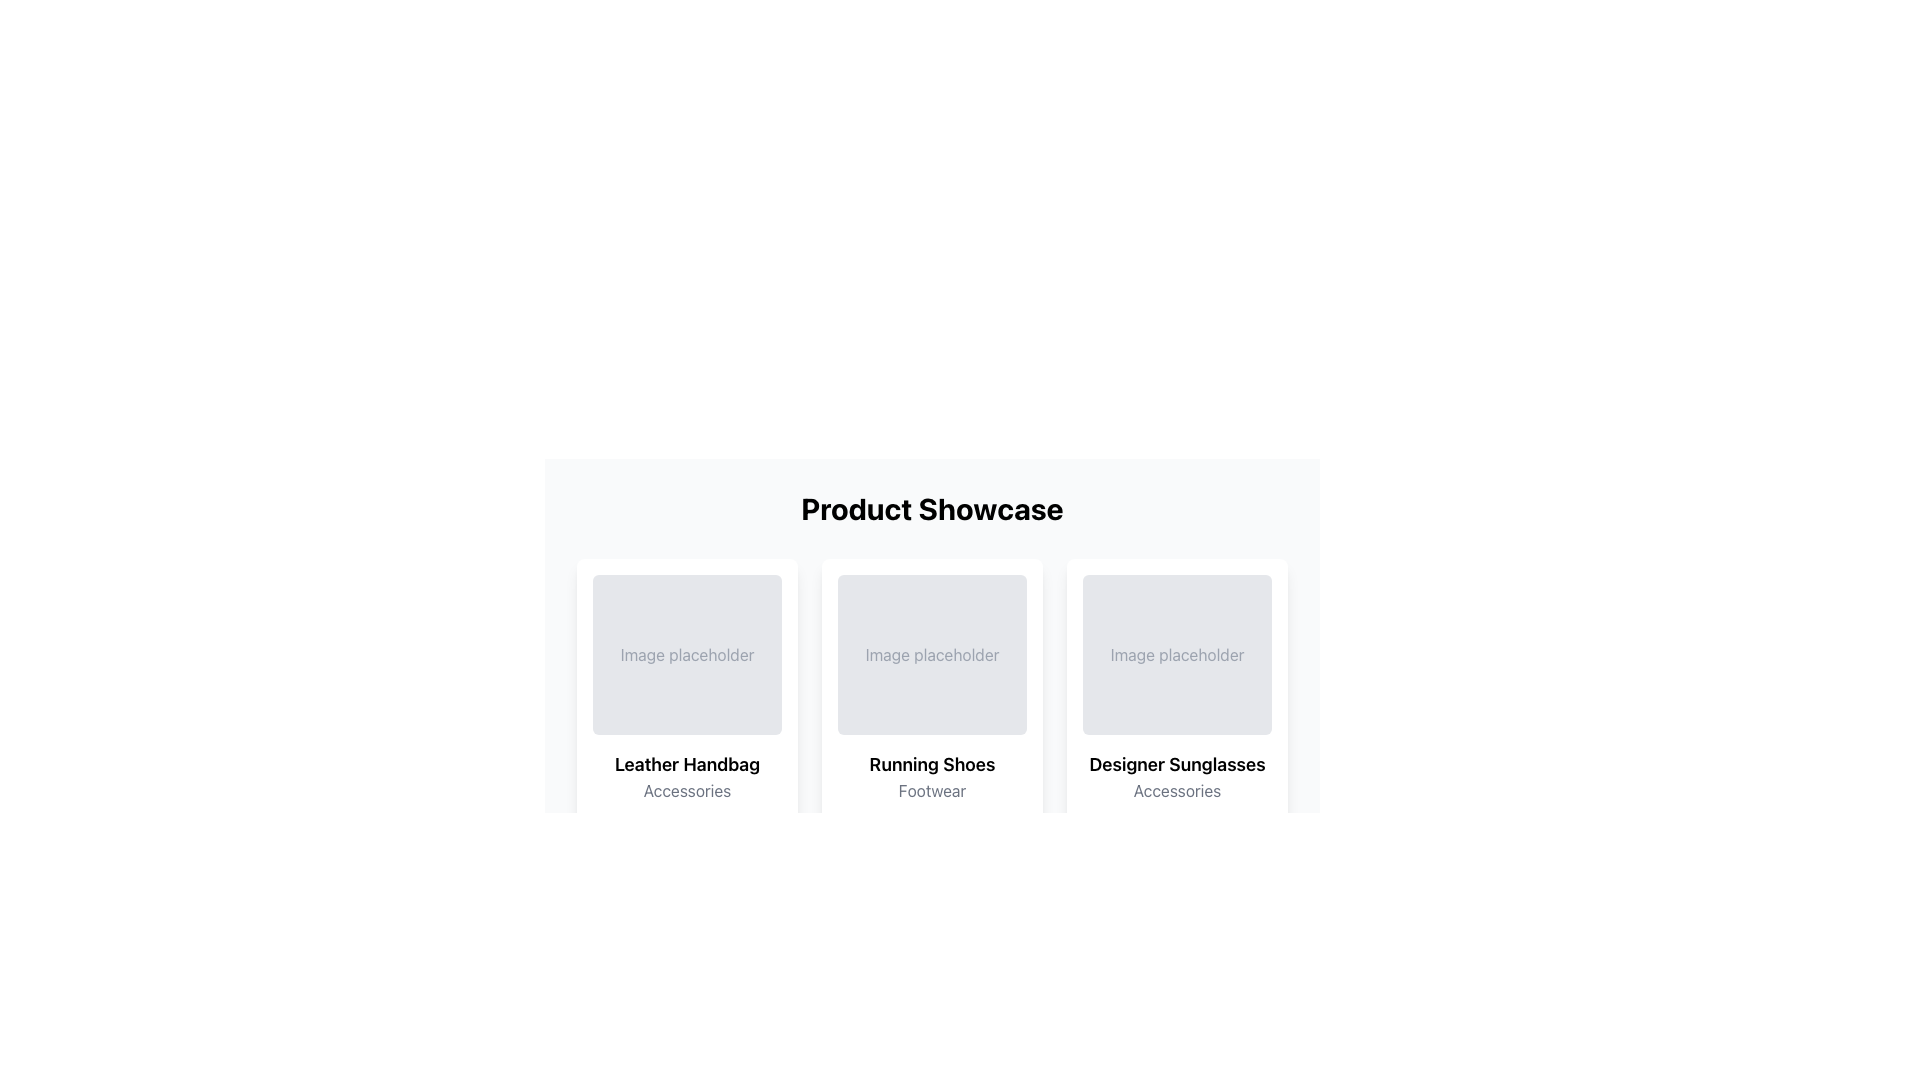 The width and height of the screenshot is (1920, 1080). Describe the element at coordinates (687, 789) in the screenshot. I see `the static text label that provides categorization information for the product, located below the title 'Leather Handbag' and above the star rating section` at that location.